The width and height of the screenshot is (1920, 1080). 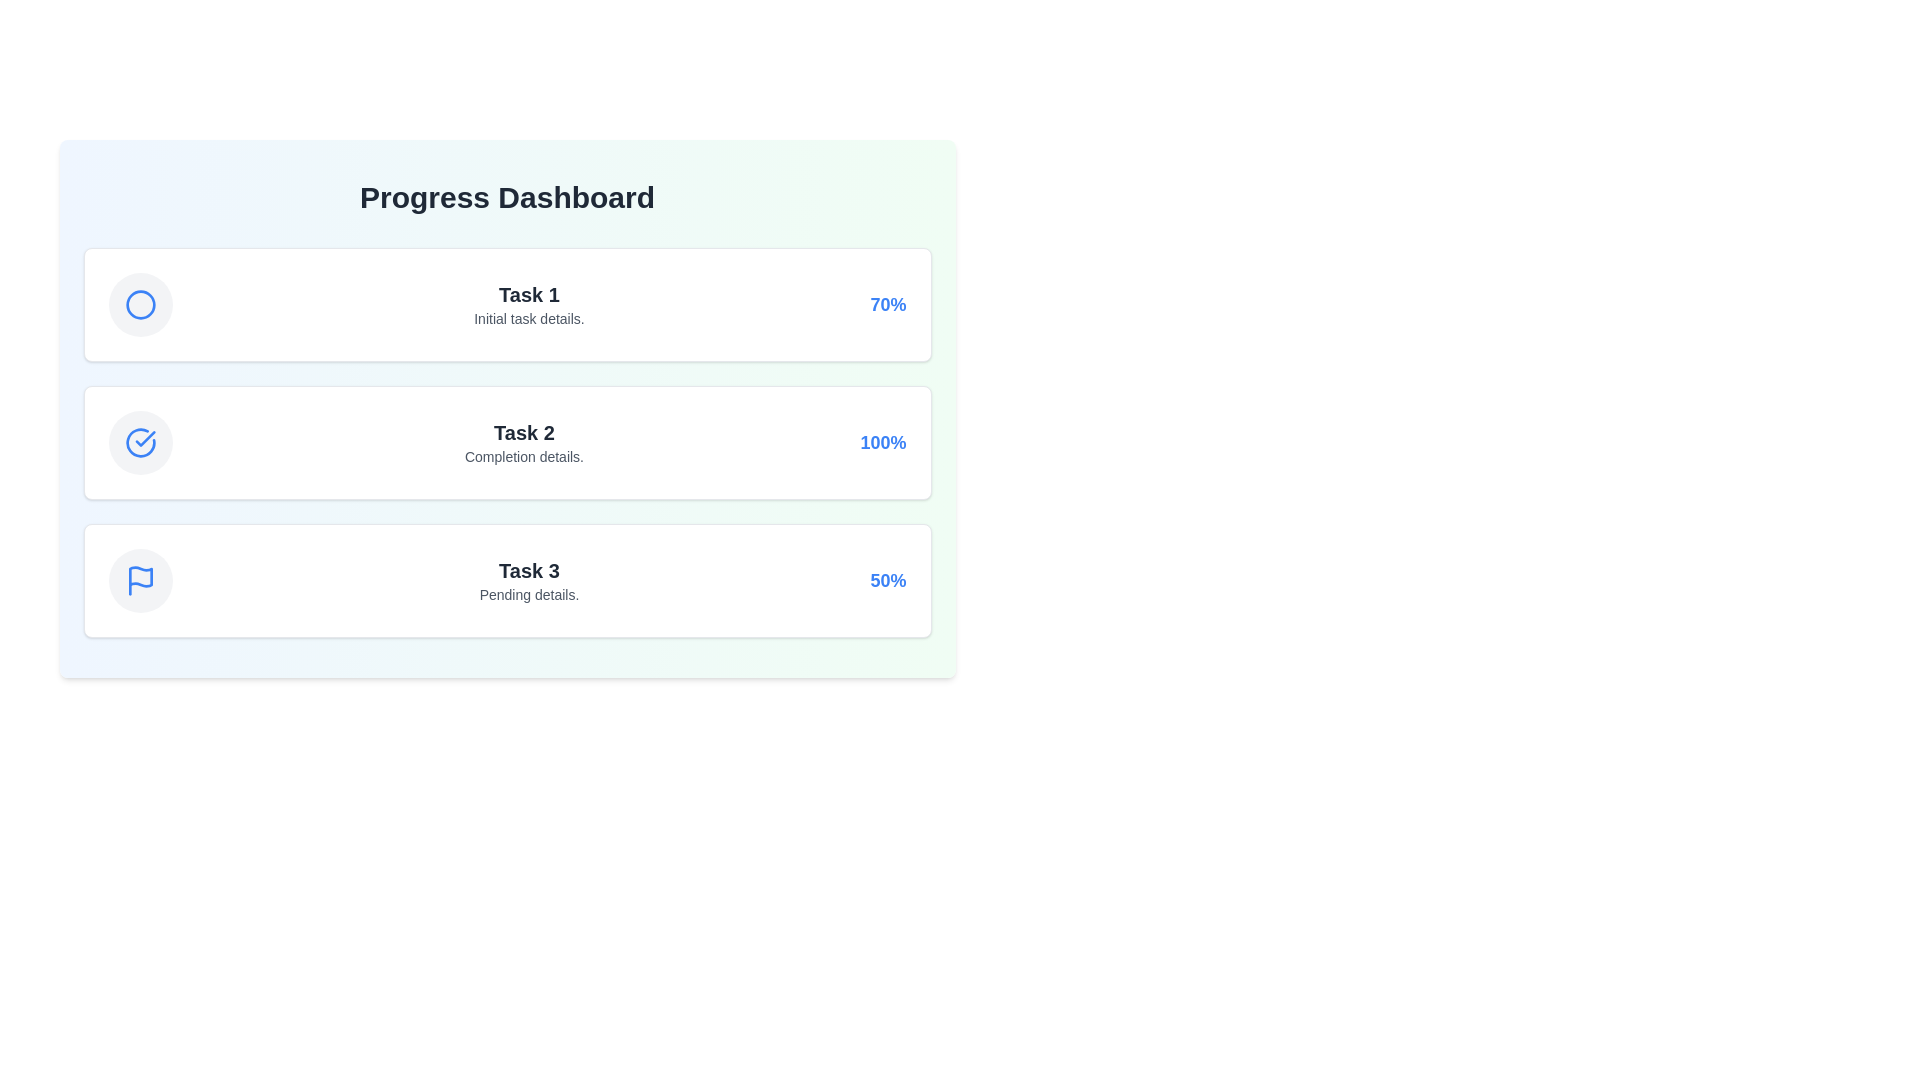 I want to click on the static text label that displays 'Pending details.' positioned beneath the 'Task 3' header, so click(x=529, y=593).